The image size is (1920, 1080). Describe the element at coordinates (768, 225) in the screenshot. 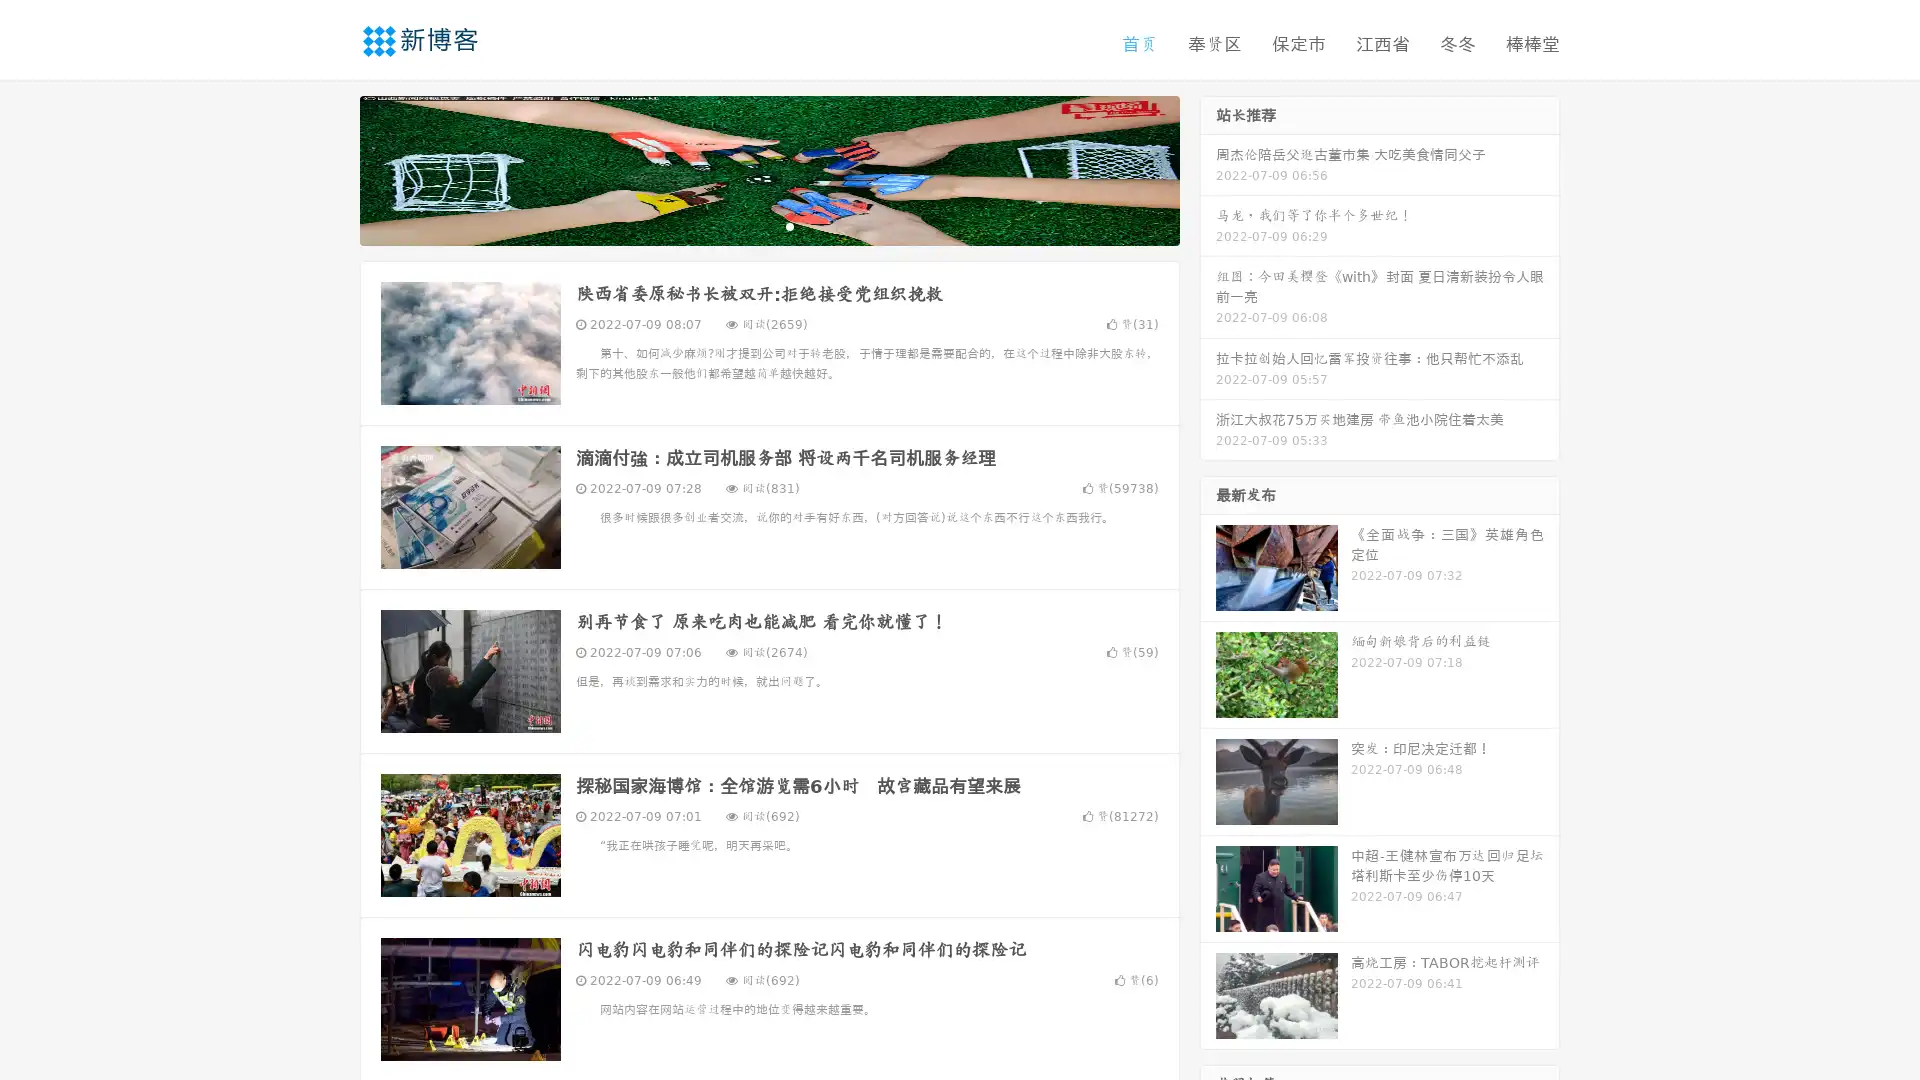

I see `Go to slide 2` at that location.